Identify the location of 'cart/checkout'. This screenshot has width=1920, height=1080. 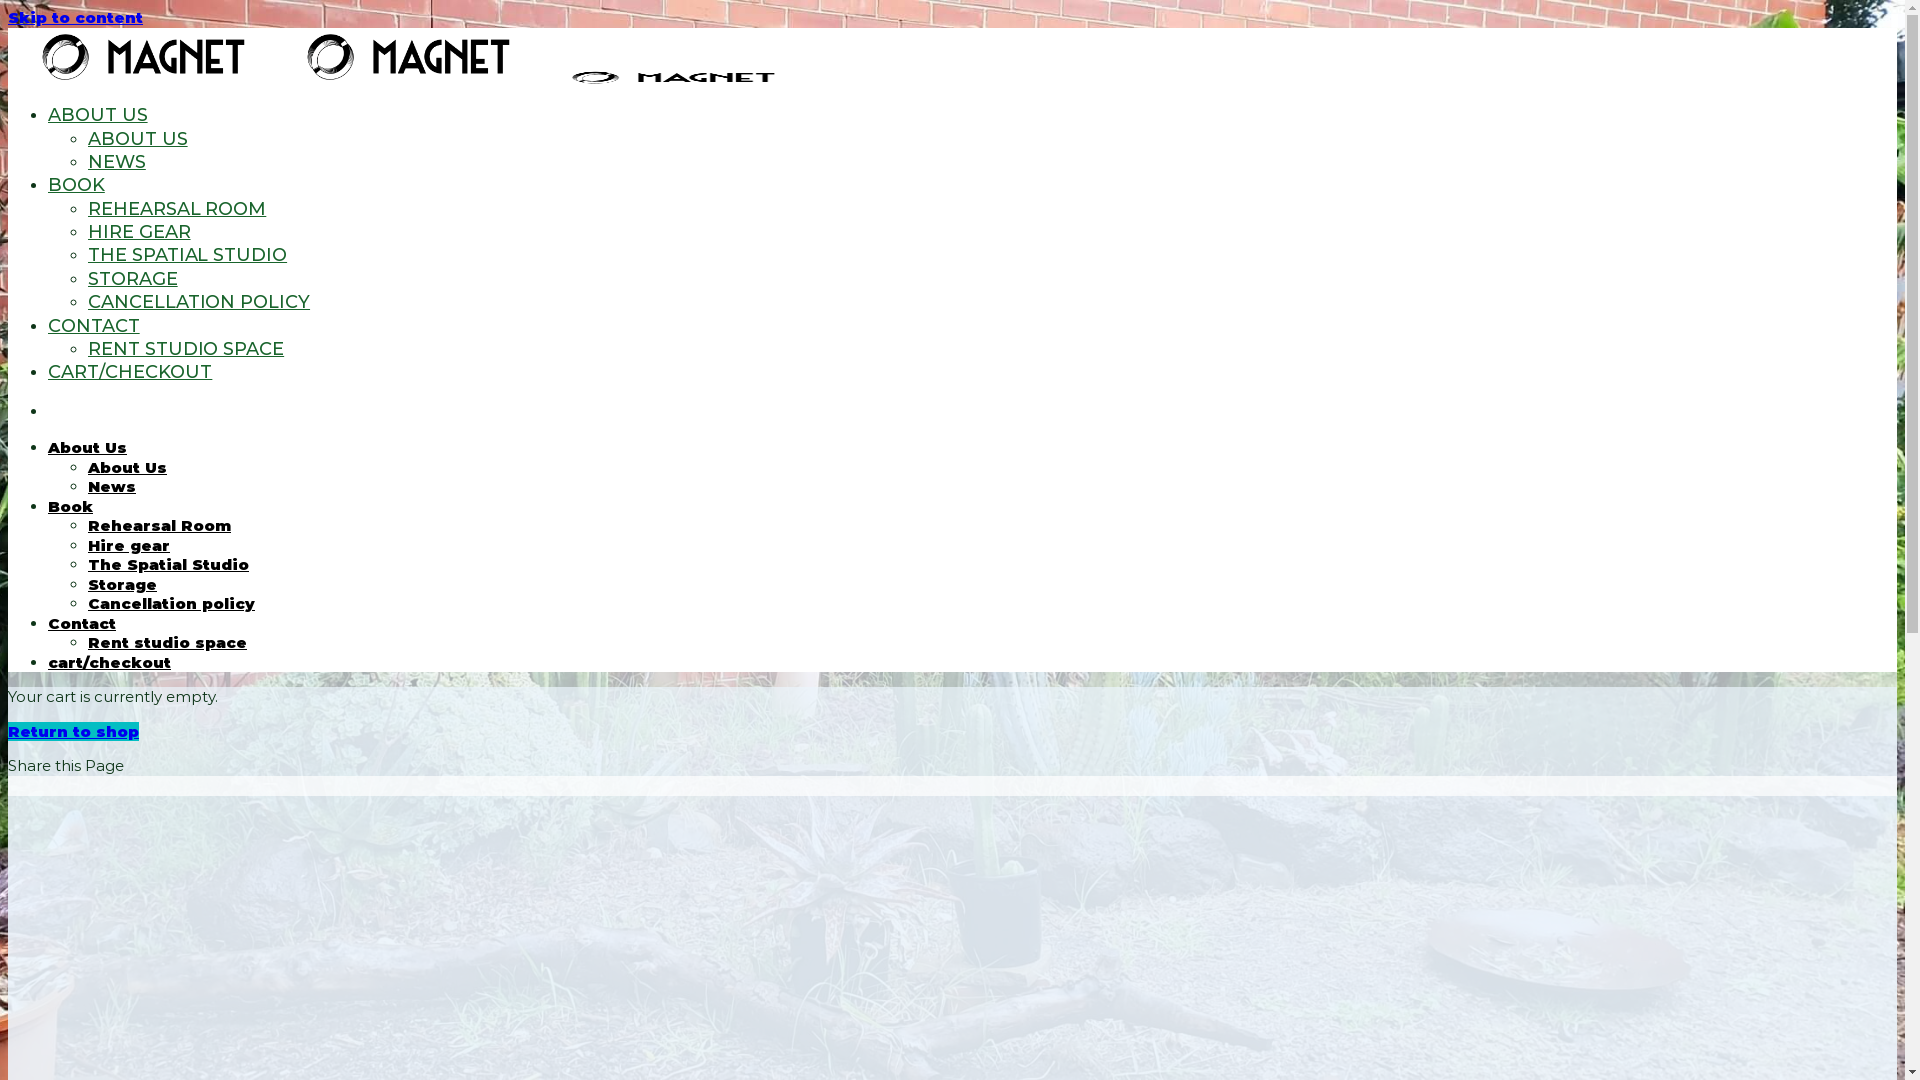
(108, 662).